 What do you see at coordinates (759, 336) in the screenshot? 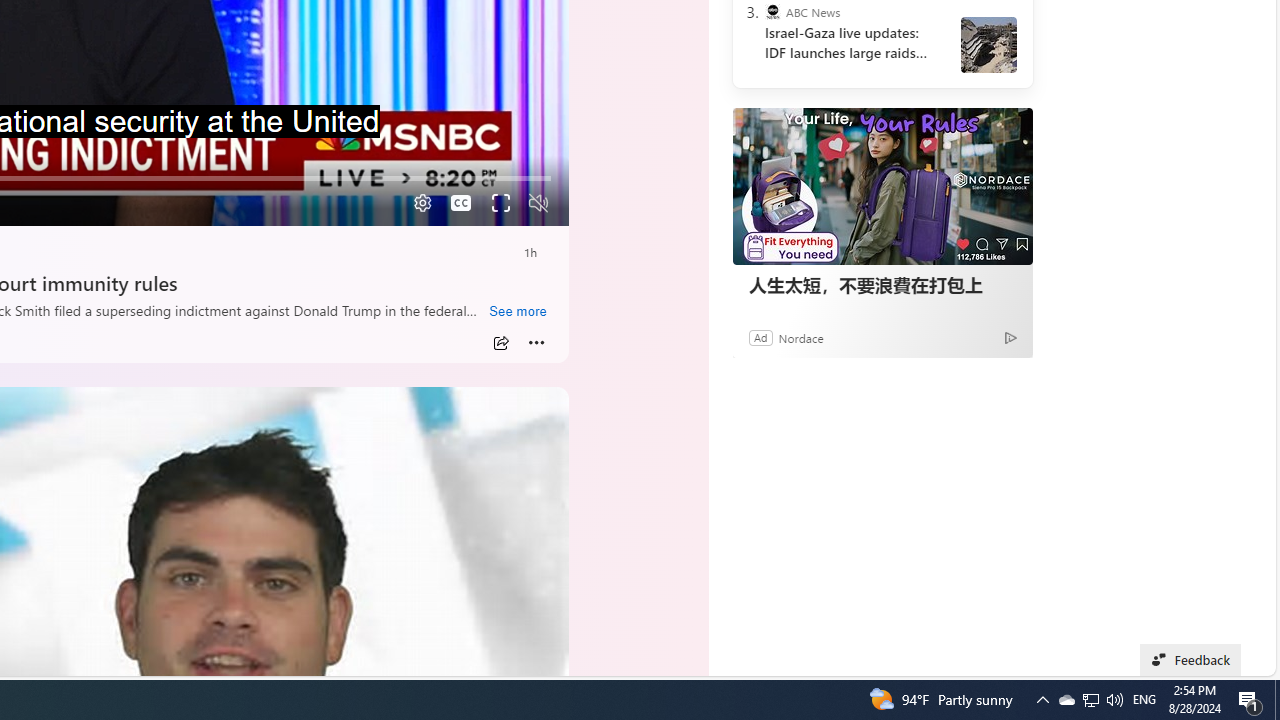
I see `'Ad'` at bounding box center [759, 336].